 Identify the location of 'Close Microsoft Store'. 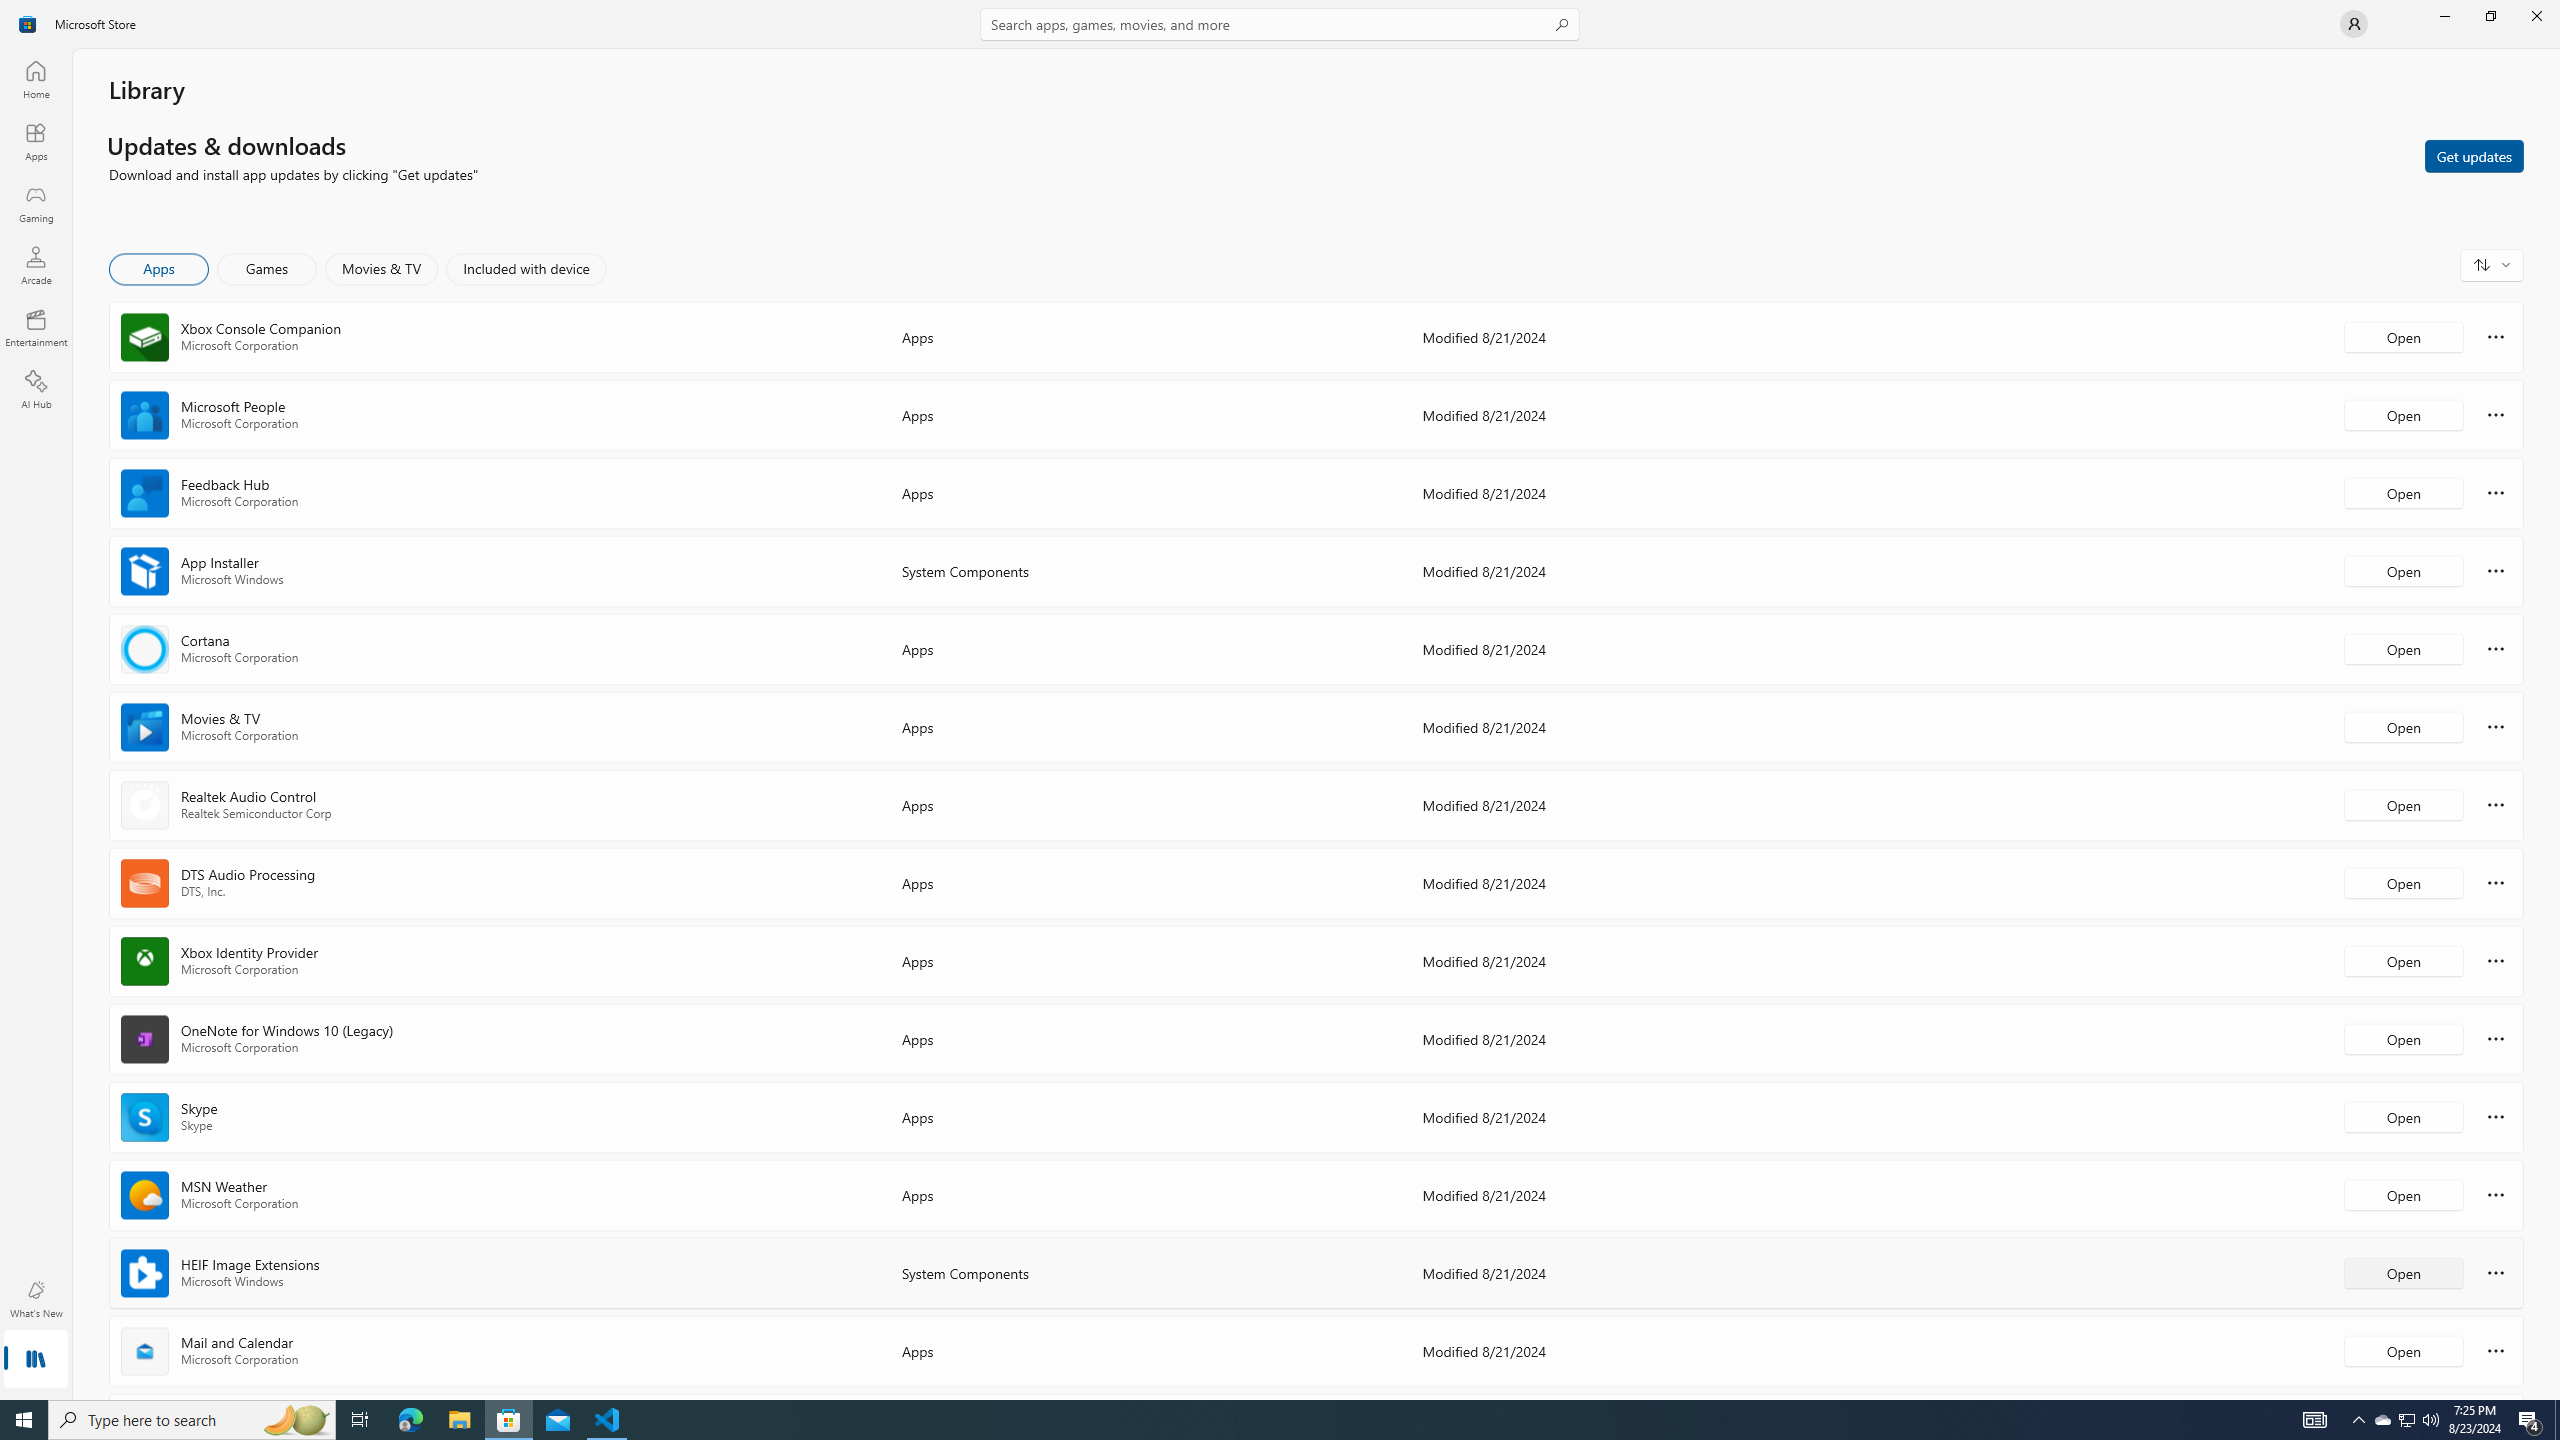
(2535, 15).